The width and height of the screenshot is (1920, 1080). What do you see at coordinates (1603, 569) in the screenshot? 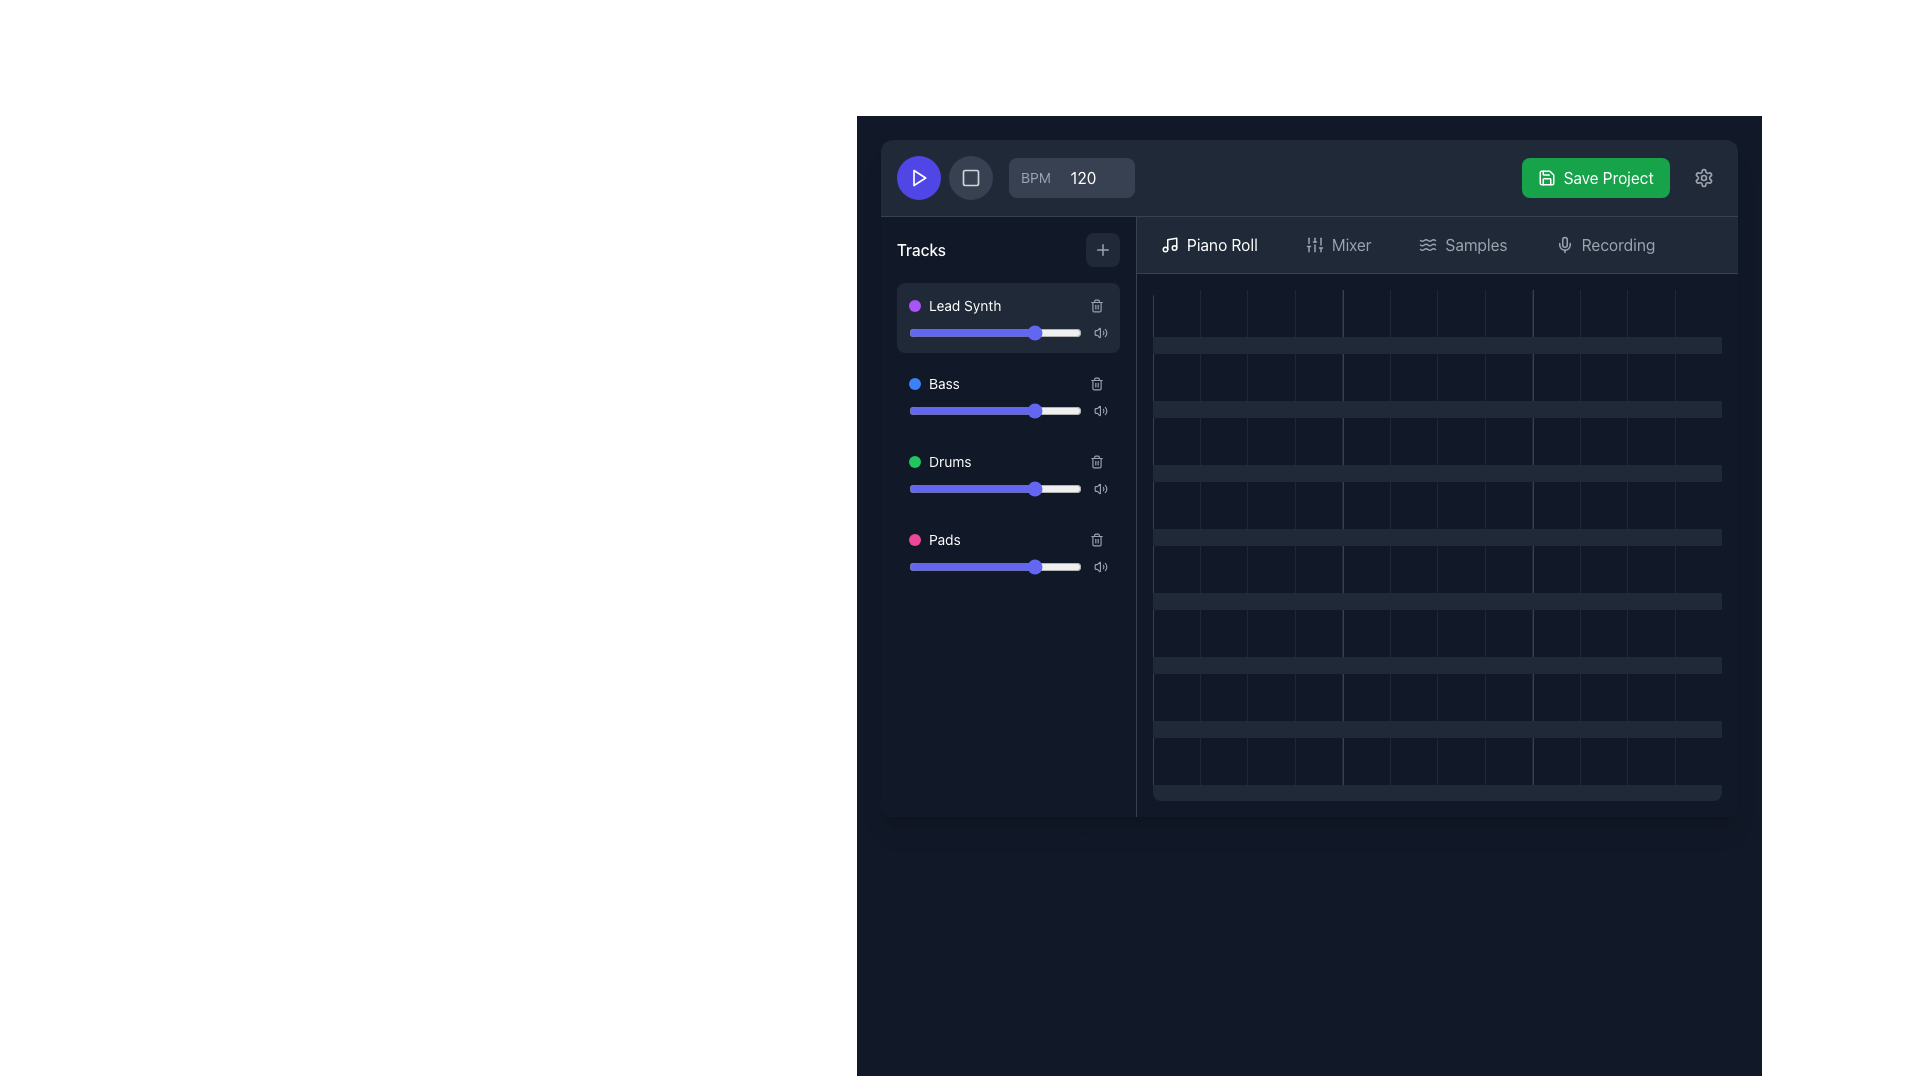
I see `the grid cell located in the 10th column of the 5th row` at bounding box center [1603, 569].